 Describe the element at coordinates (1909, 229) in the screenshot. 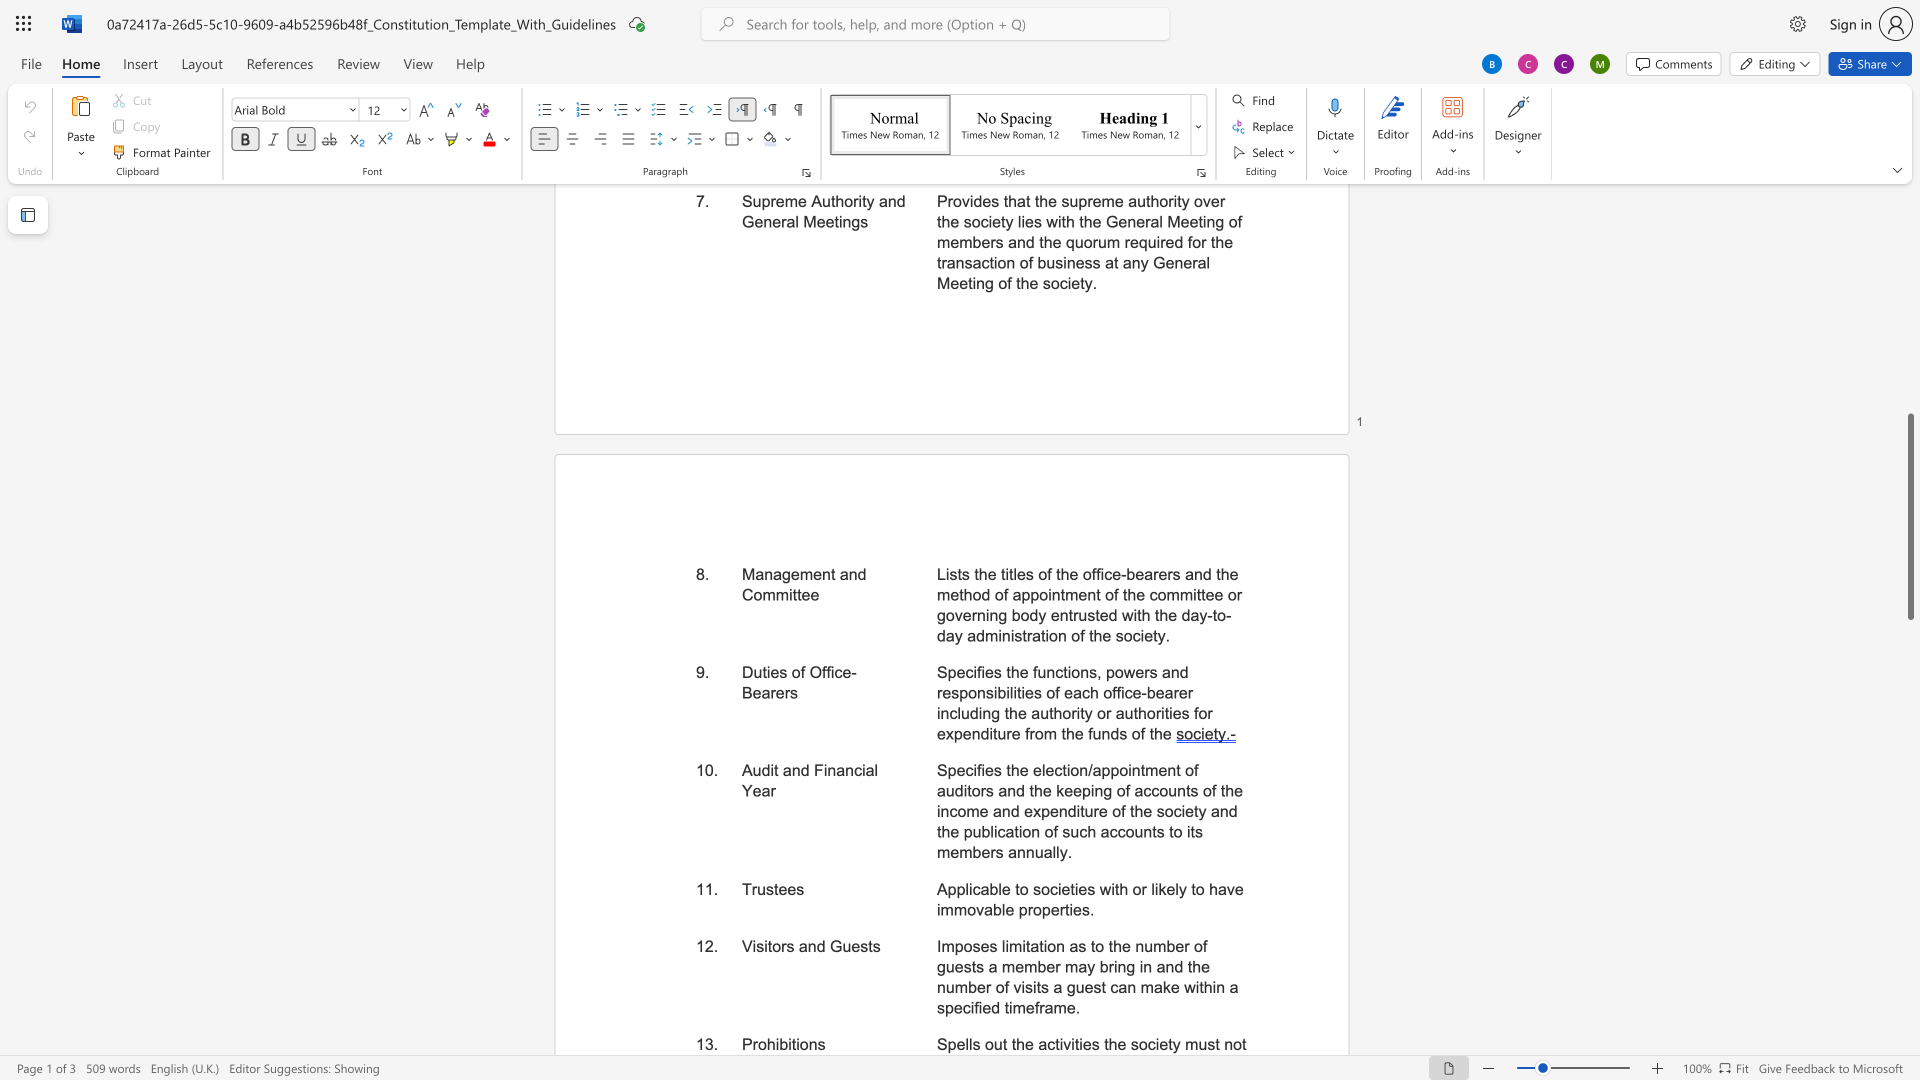

I see `the scrollbar to move the page upward` at that location.